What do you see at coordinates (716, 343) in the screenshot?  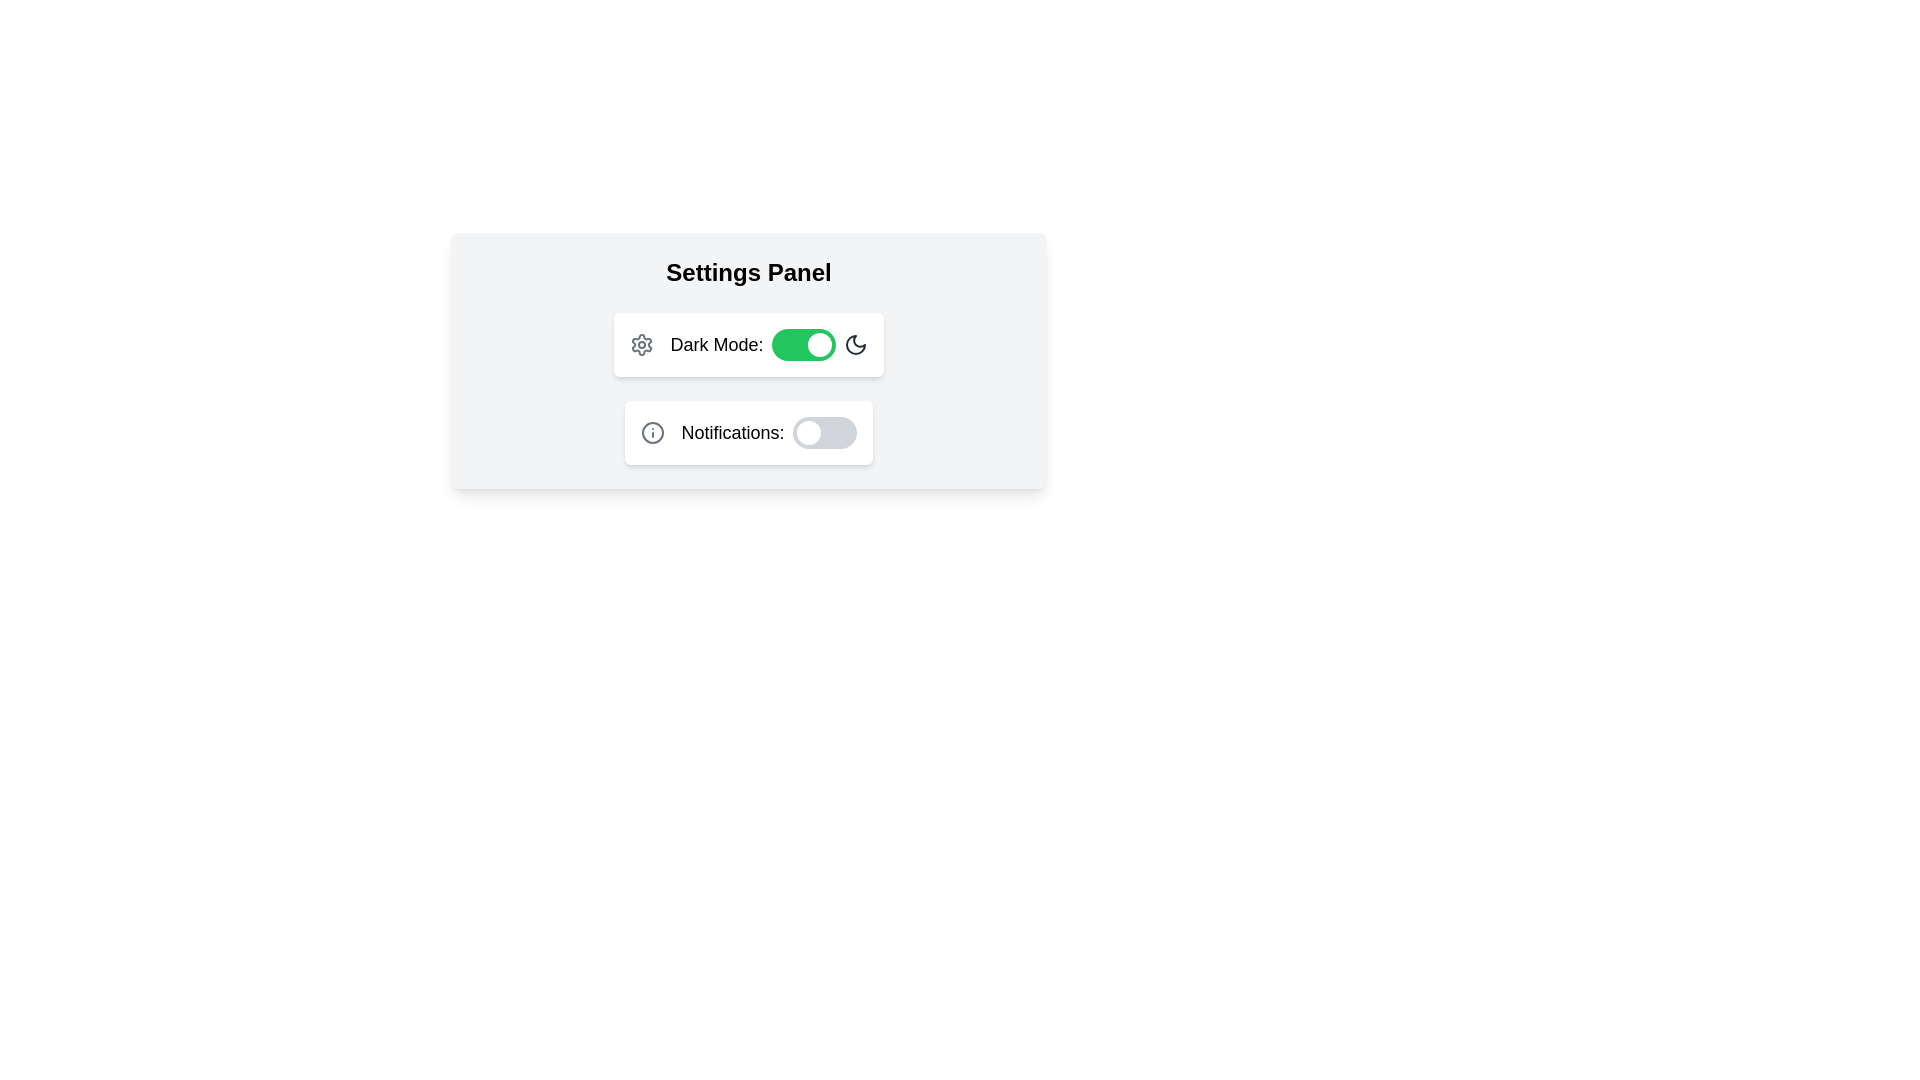 I see `the Text Label for the Dark Mode toggle located in the top section of the settings interface, positioned between the settings icon and the green toggle switch` at bounding box center [716, 343].